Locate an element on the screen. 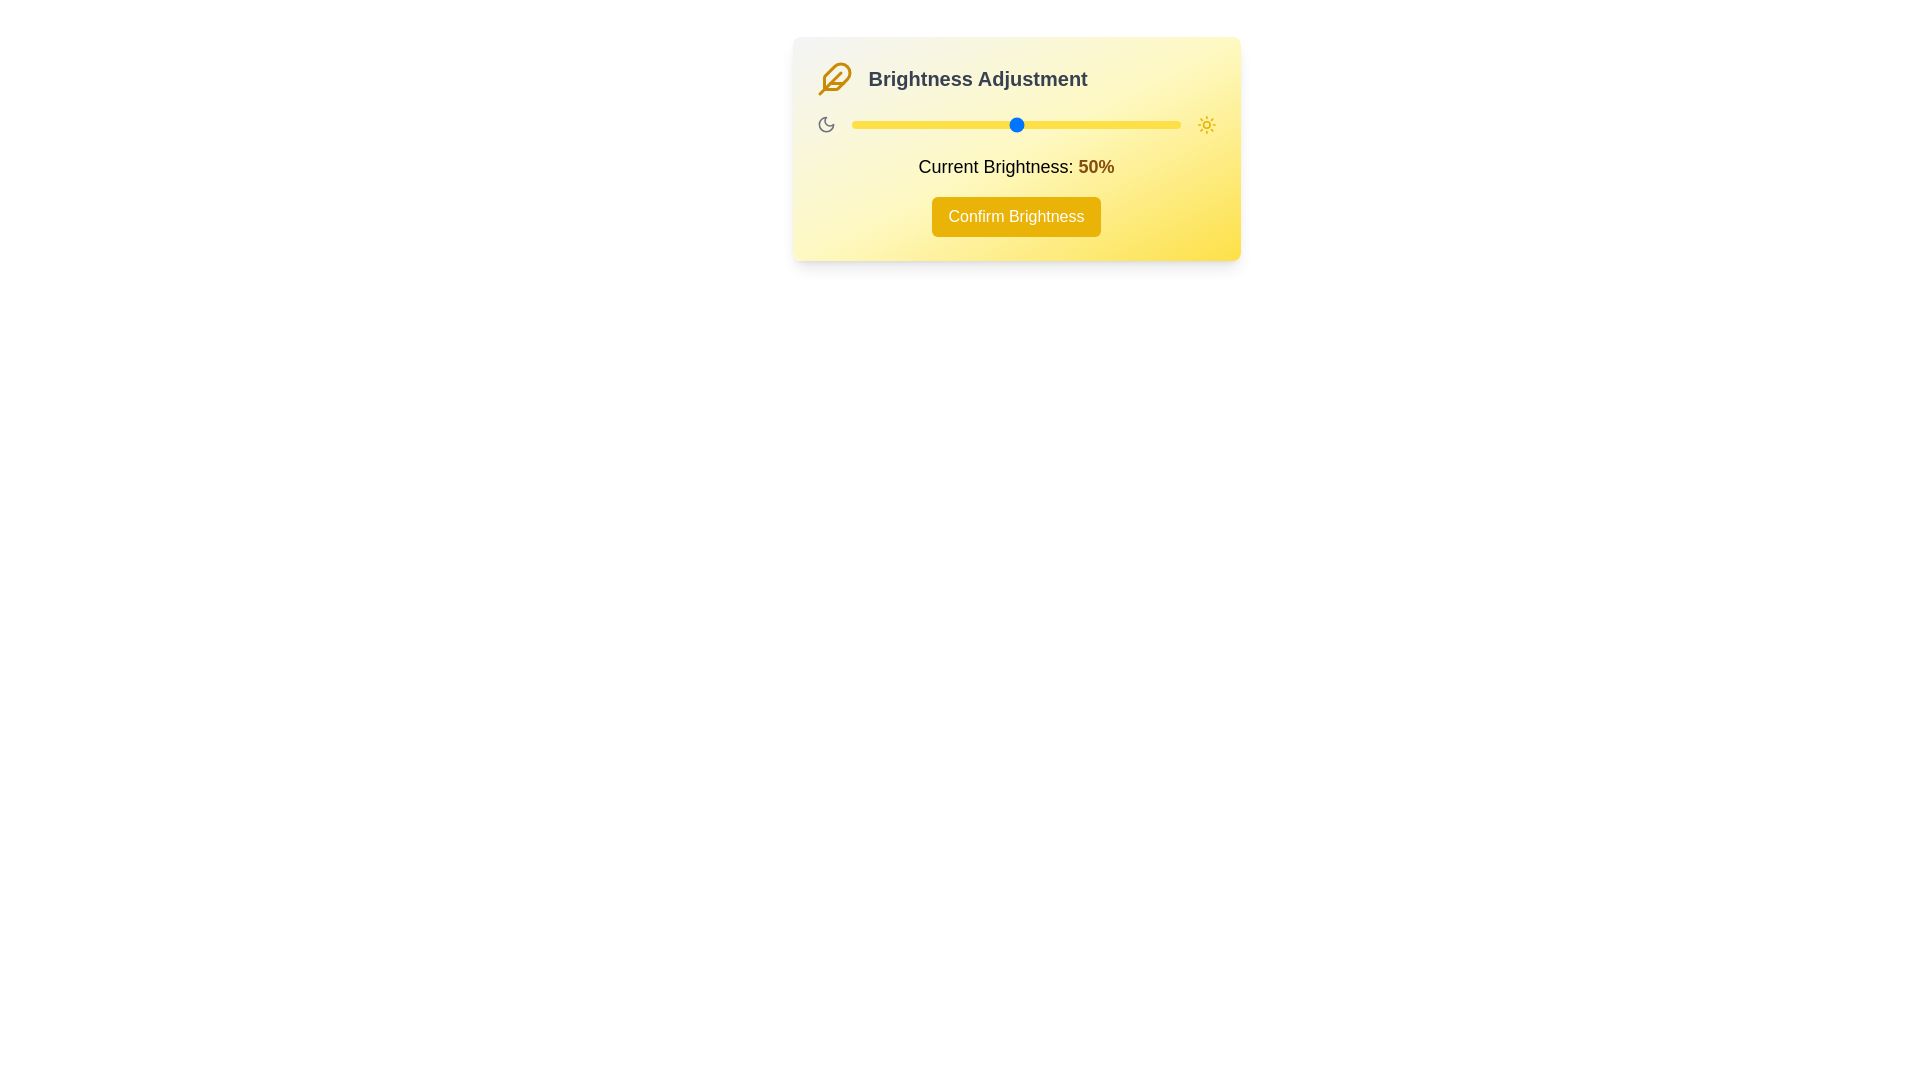 This screenshot has width=1920, height=1080. the brightness to 16% by dragging the slider is located at coordinates (903, 124).